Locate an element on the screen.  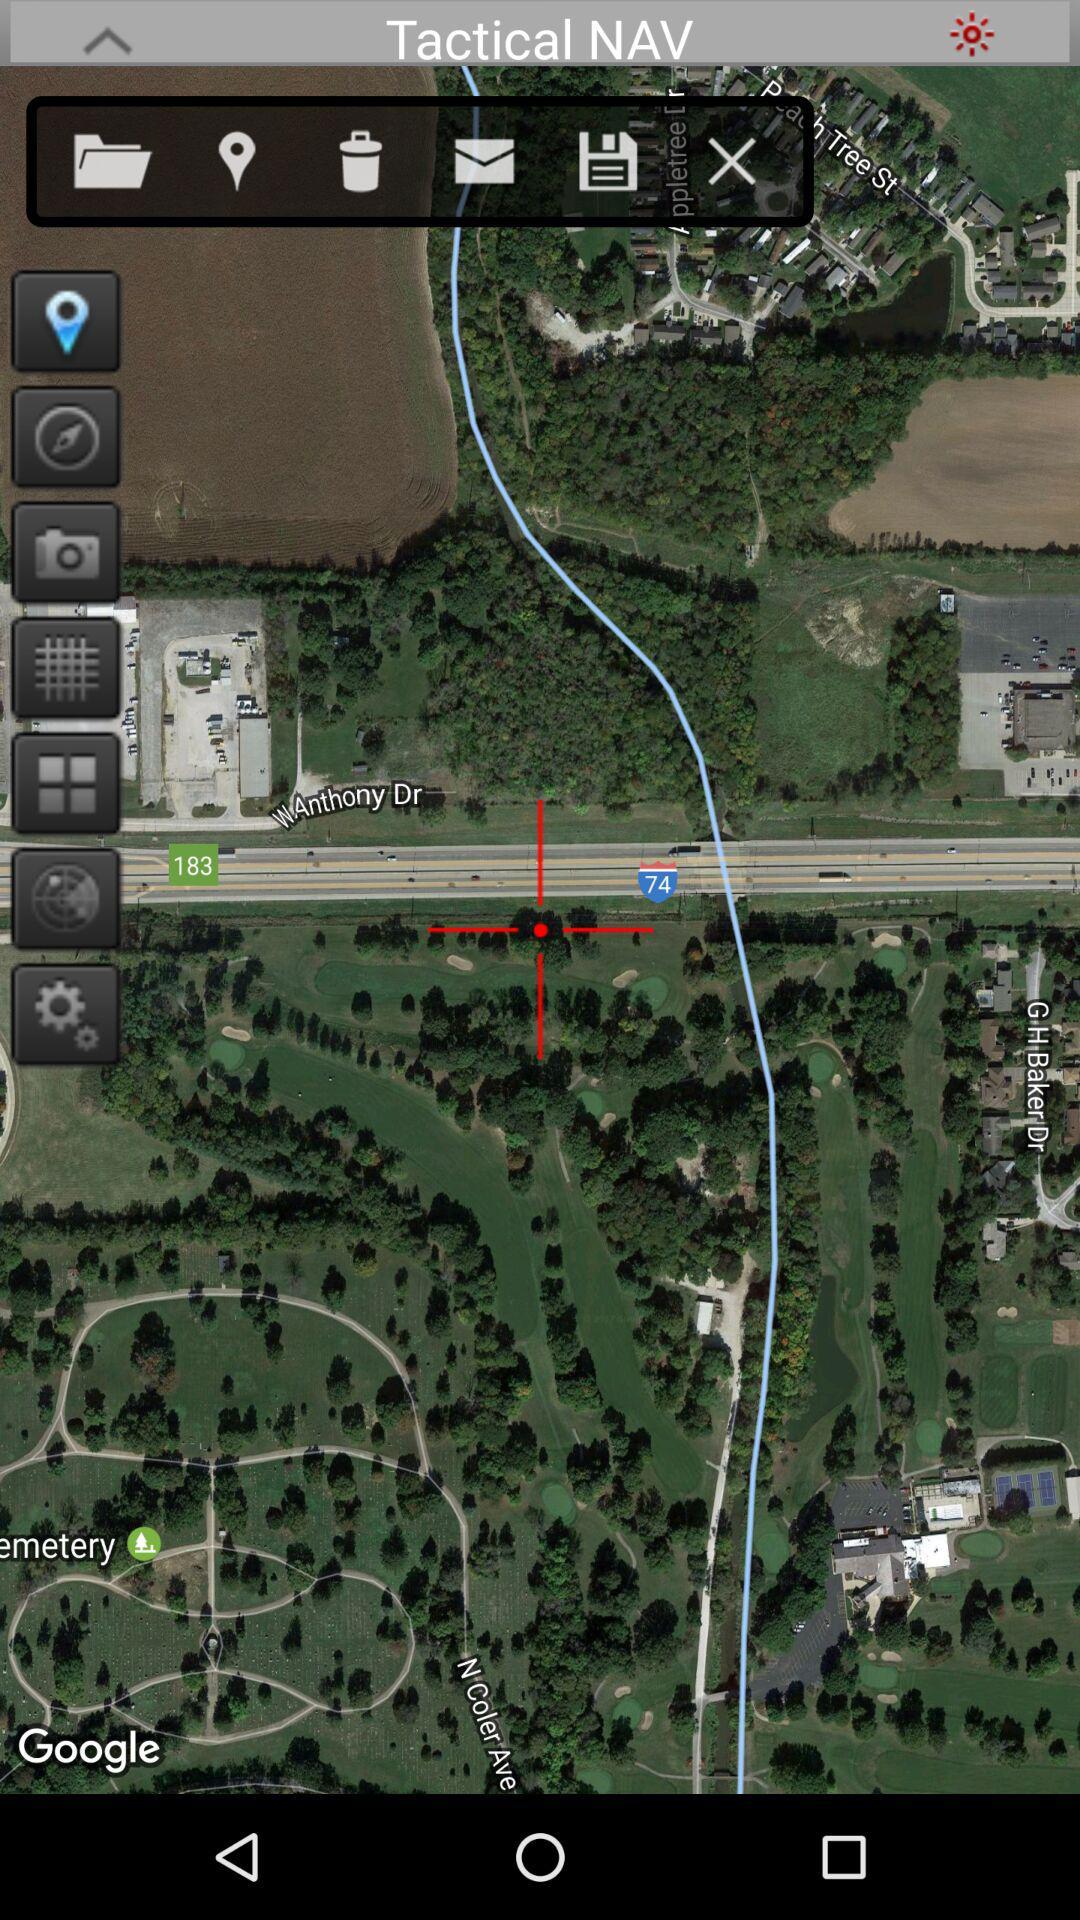
gps pin location is located at coordinates (58, 321).